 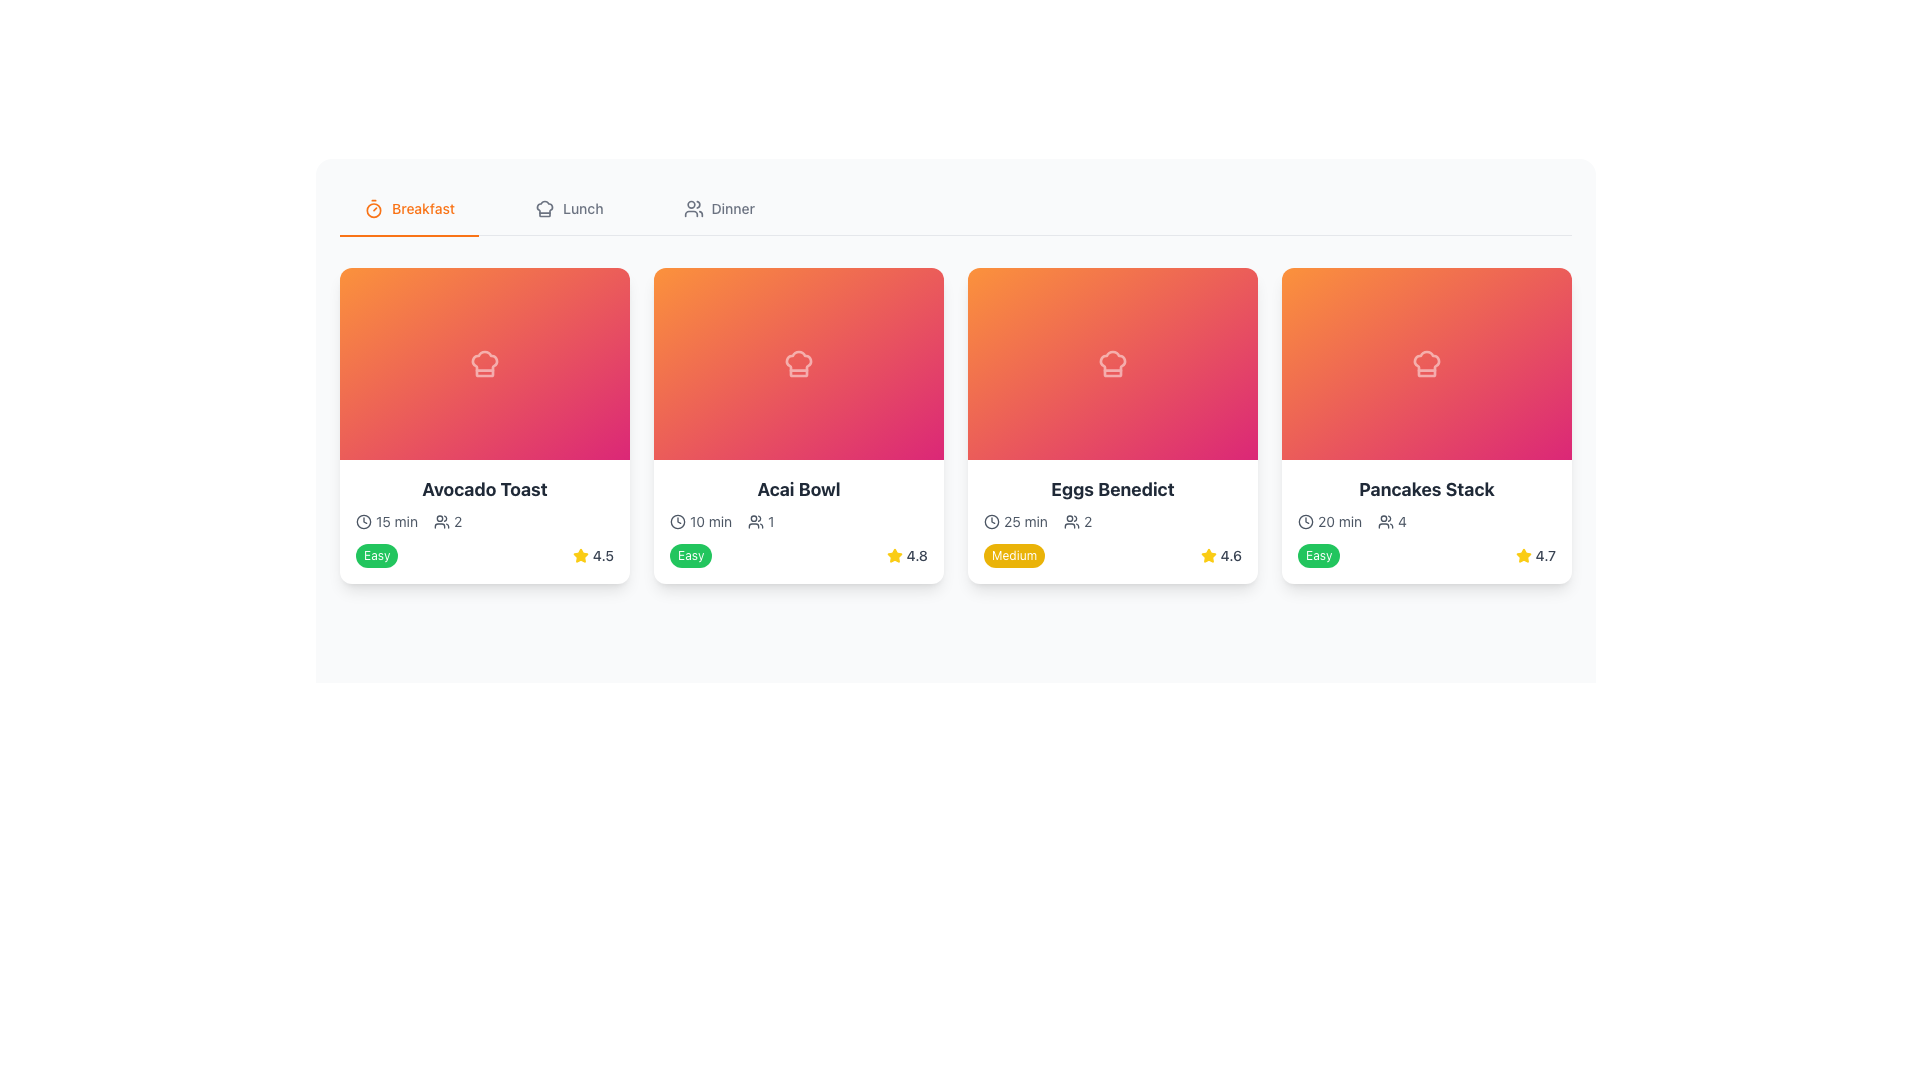 What do you see at coordinates (760, 520) in the screenshot?
I see `the icon displaying the number of servings for the 'Acai Bowl' recipe, which is located beneath the card in the second position, following the preparation time and before the rating stars` at bounding box center [760, 520].